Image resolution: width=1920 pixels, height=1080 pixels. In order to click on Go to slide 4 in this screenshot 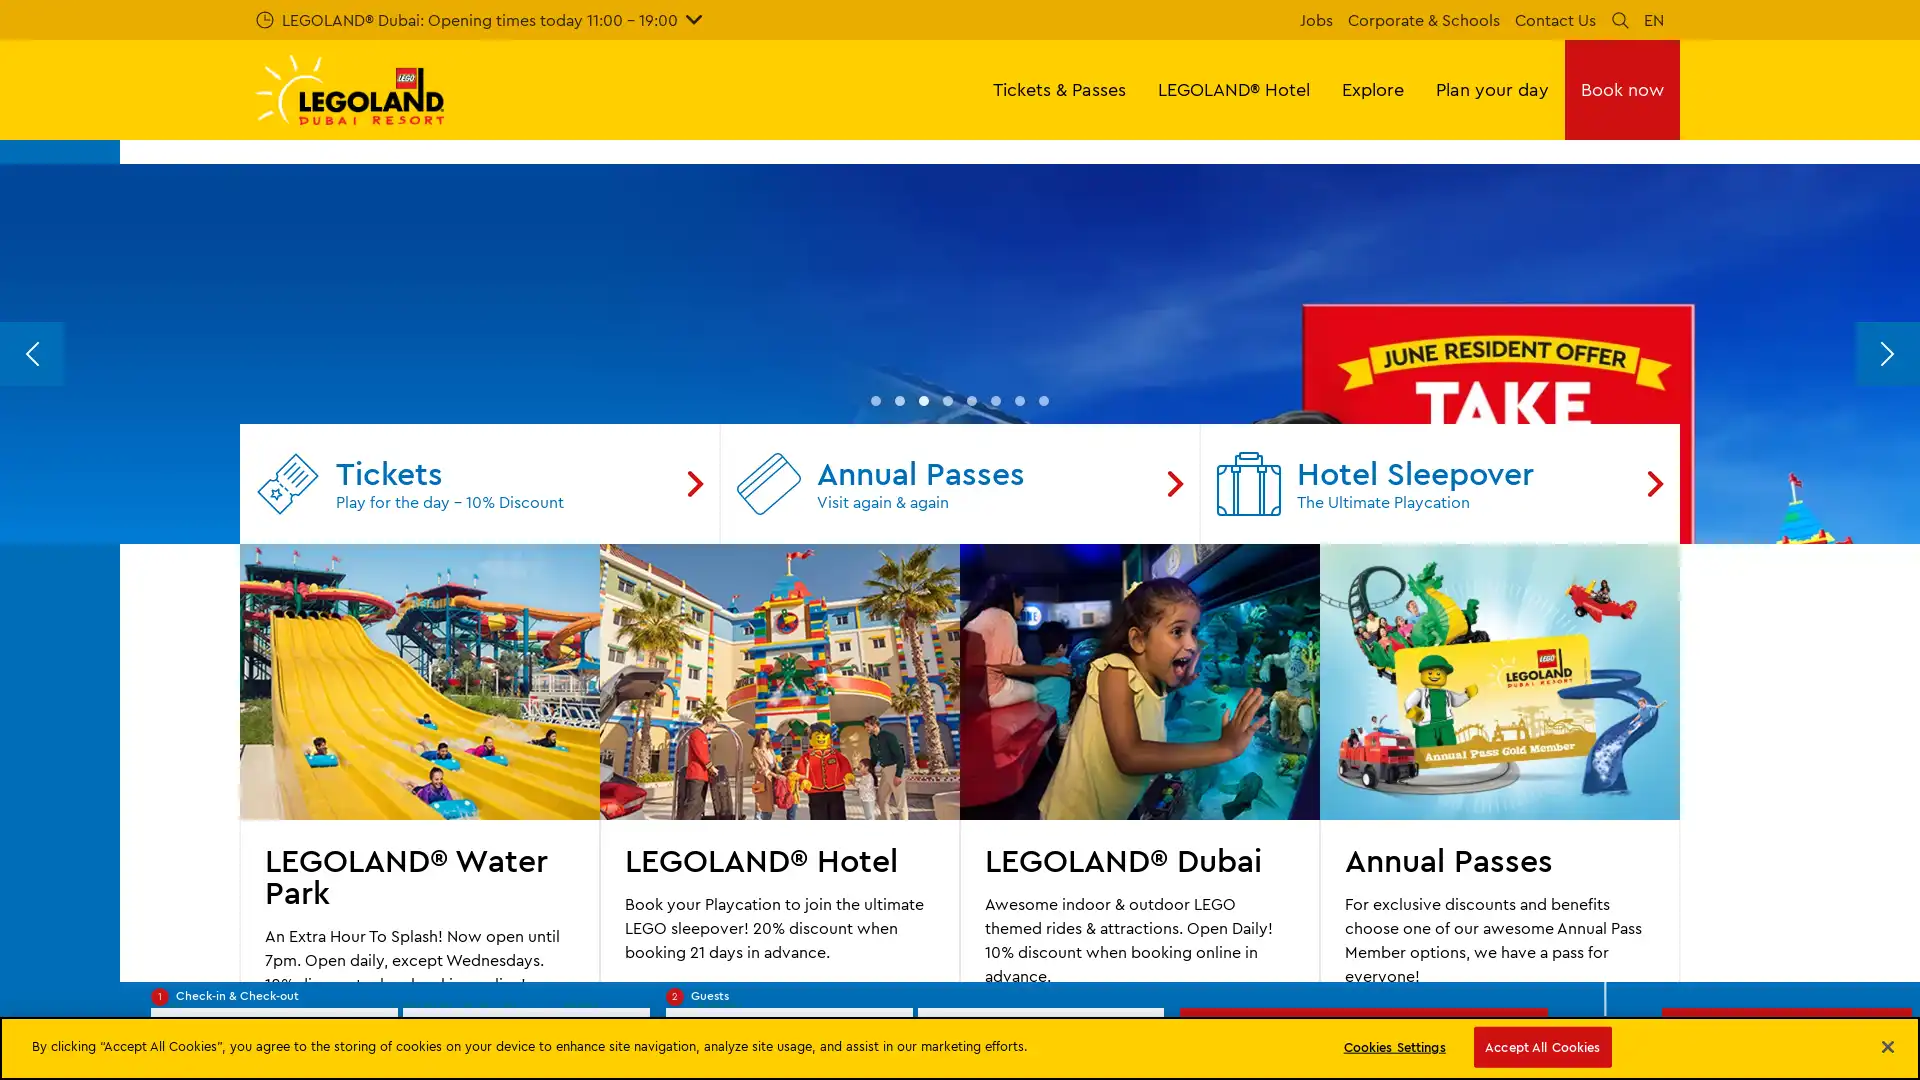, I will do `click(947, 797)`.